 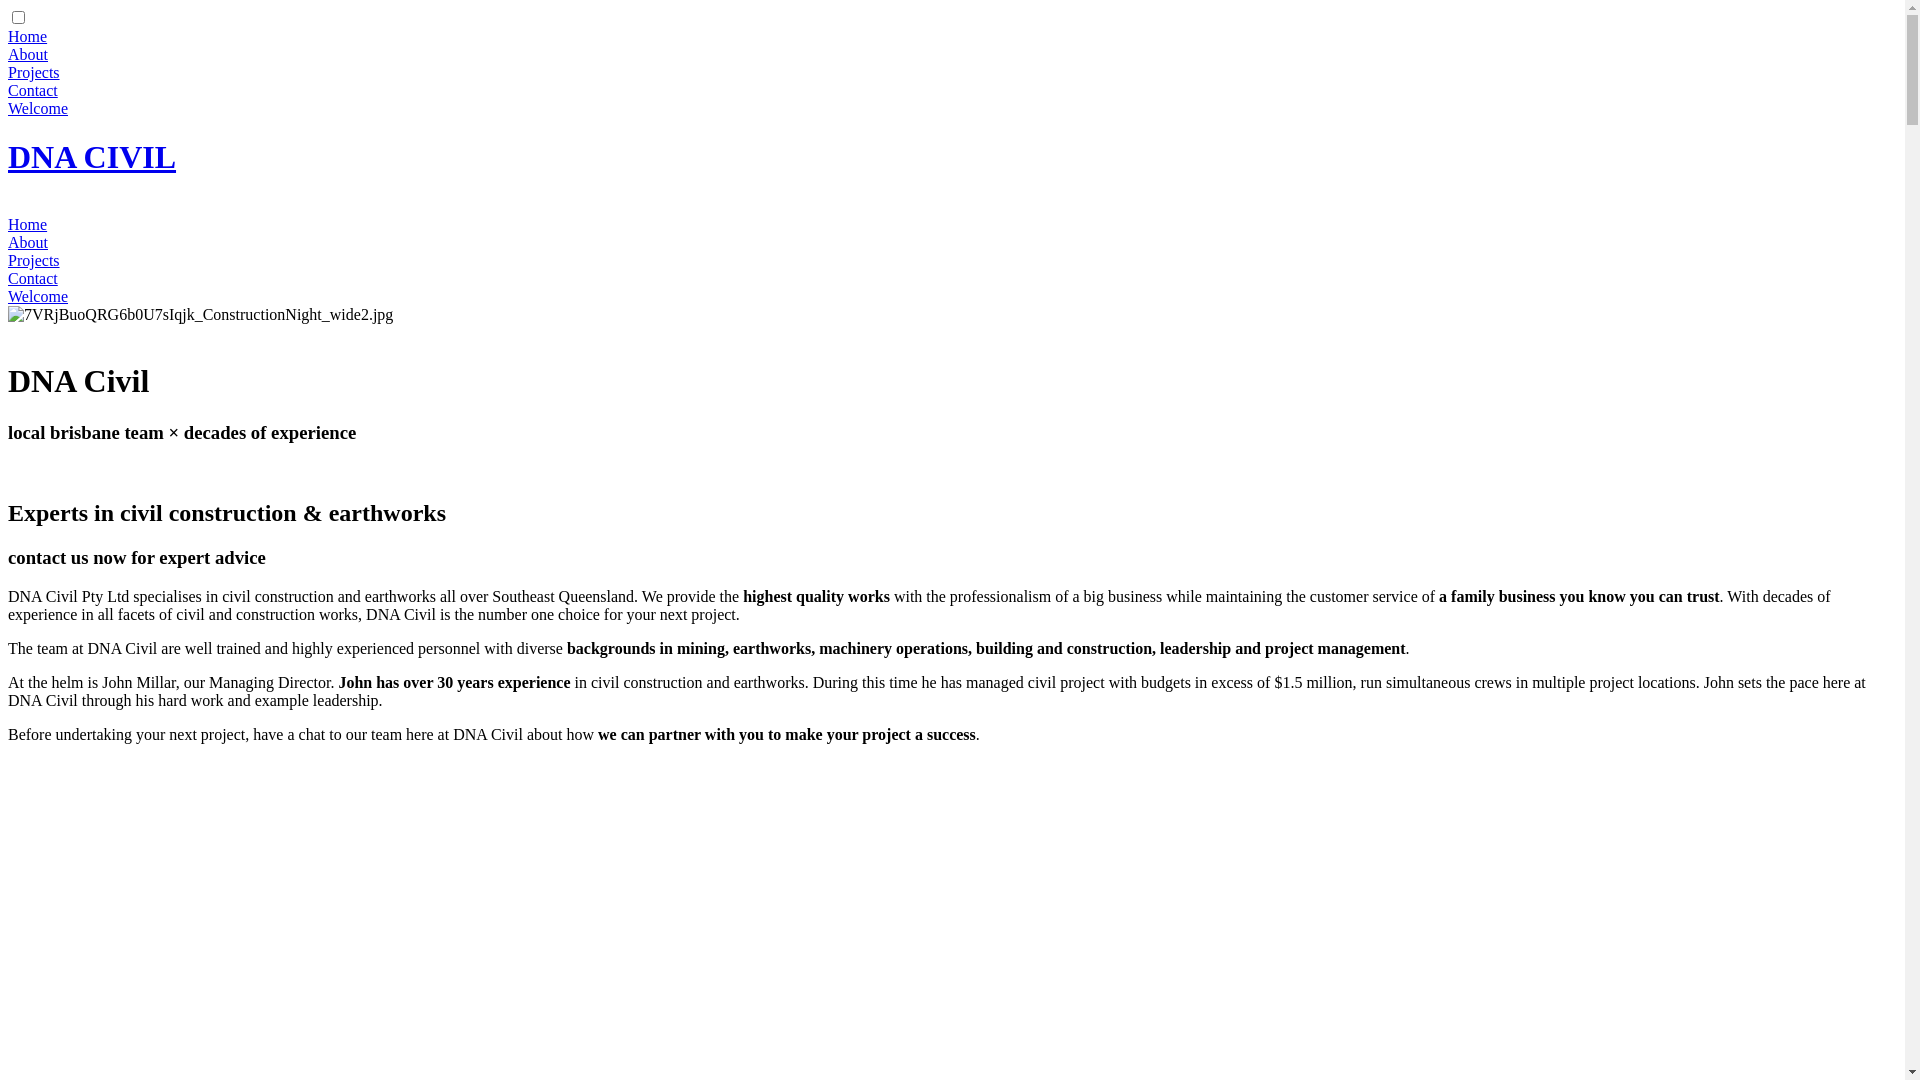 What do you see at coordinates (33, 259) in the screenshot?
I see `'Projects'` at bounding box center [33, 259].